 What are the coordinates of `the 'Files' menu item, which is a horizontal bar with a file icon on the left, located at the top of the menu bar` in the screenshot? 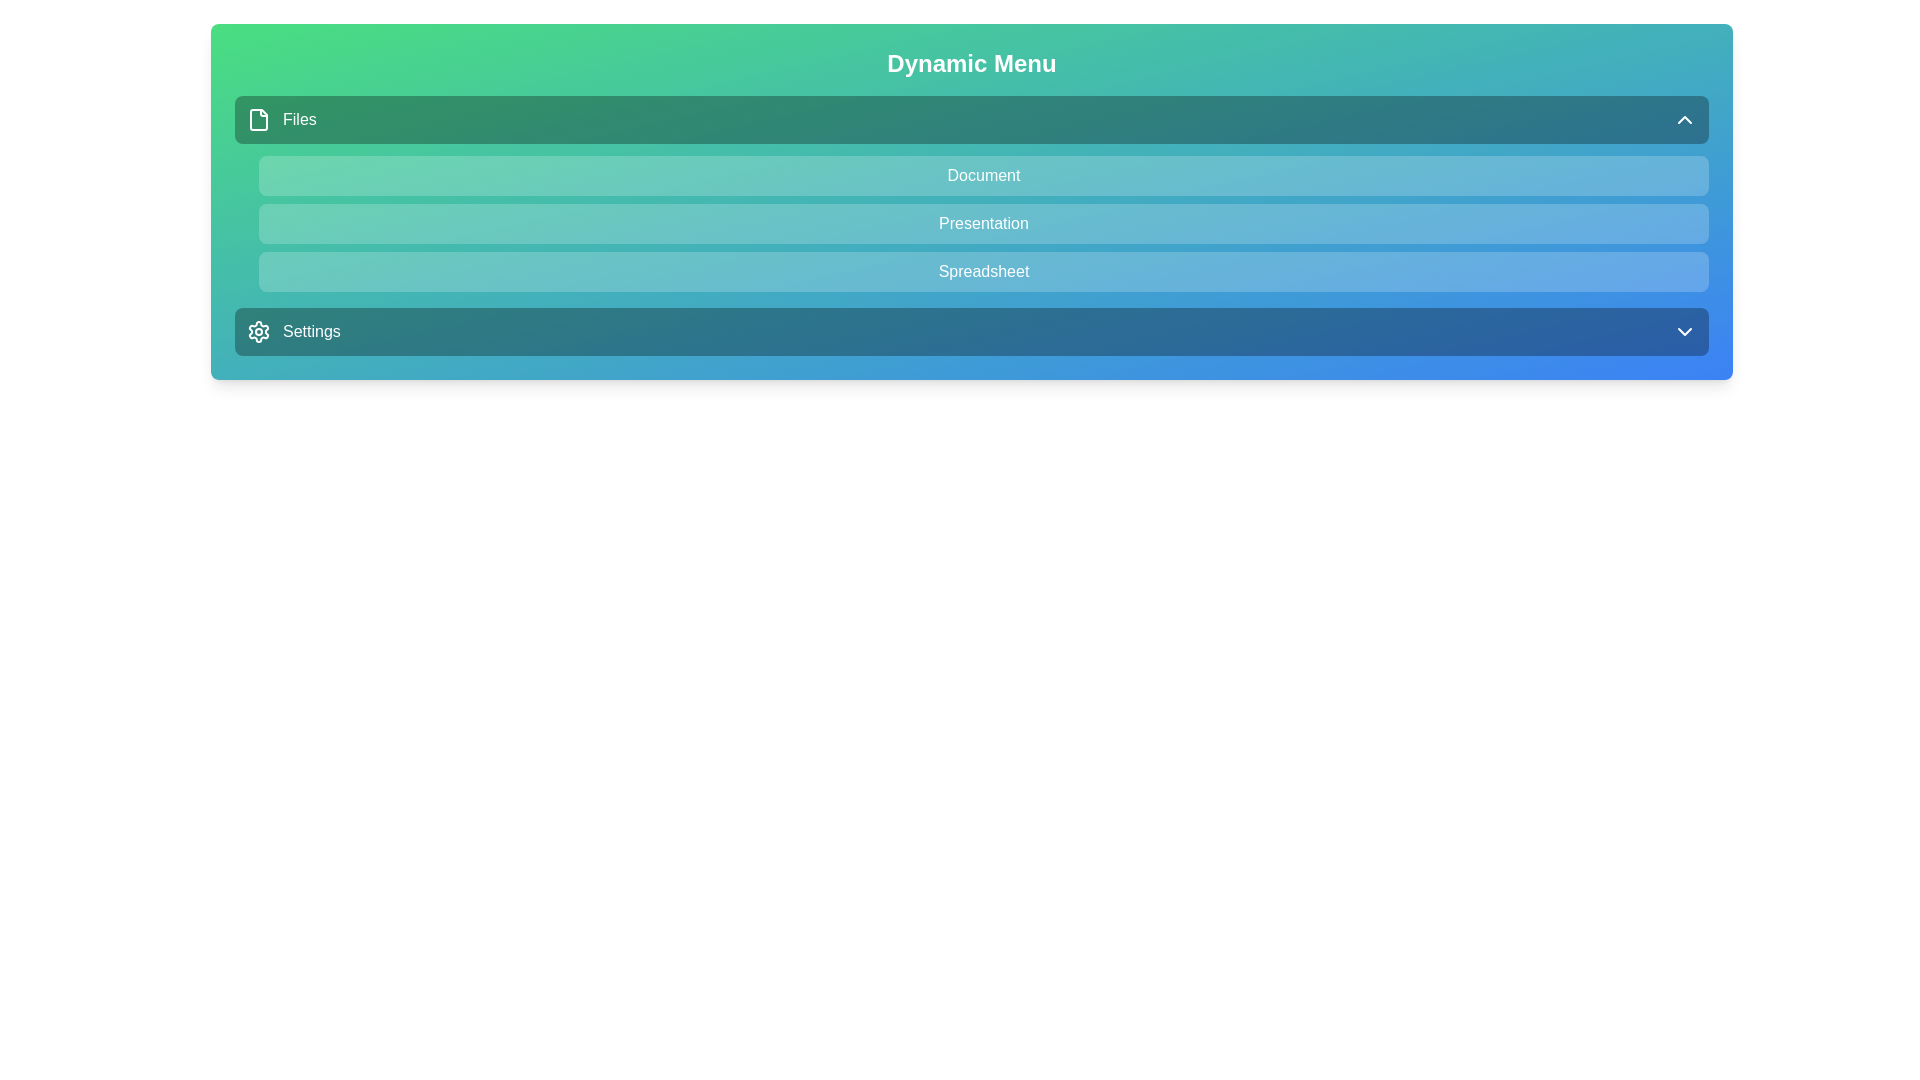 It's located at (280, 119).